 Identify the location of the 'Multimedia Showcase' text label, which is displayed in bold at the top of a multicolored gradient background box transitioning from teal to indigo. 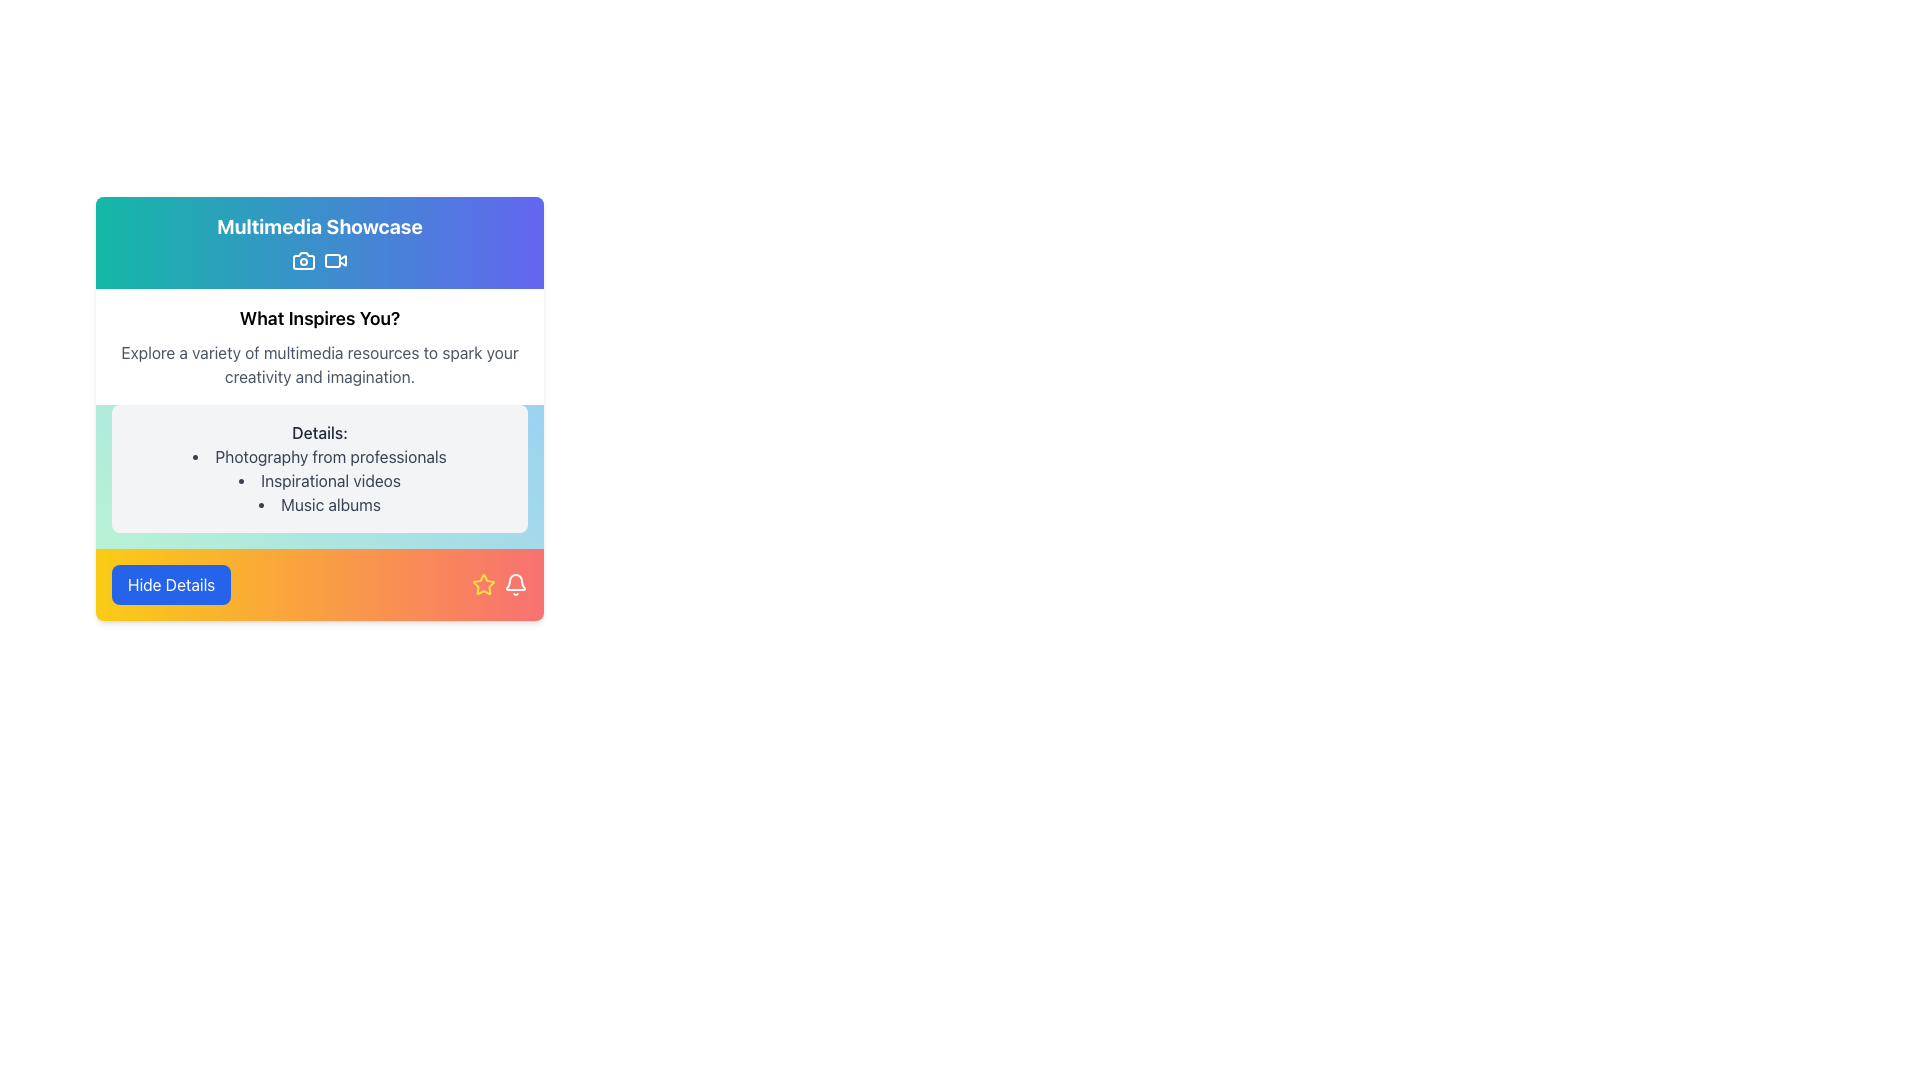
(320, 226).